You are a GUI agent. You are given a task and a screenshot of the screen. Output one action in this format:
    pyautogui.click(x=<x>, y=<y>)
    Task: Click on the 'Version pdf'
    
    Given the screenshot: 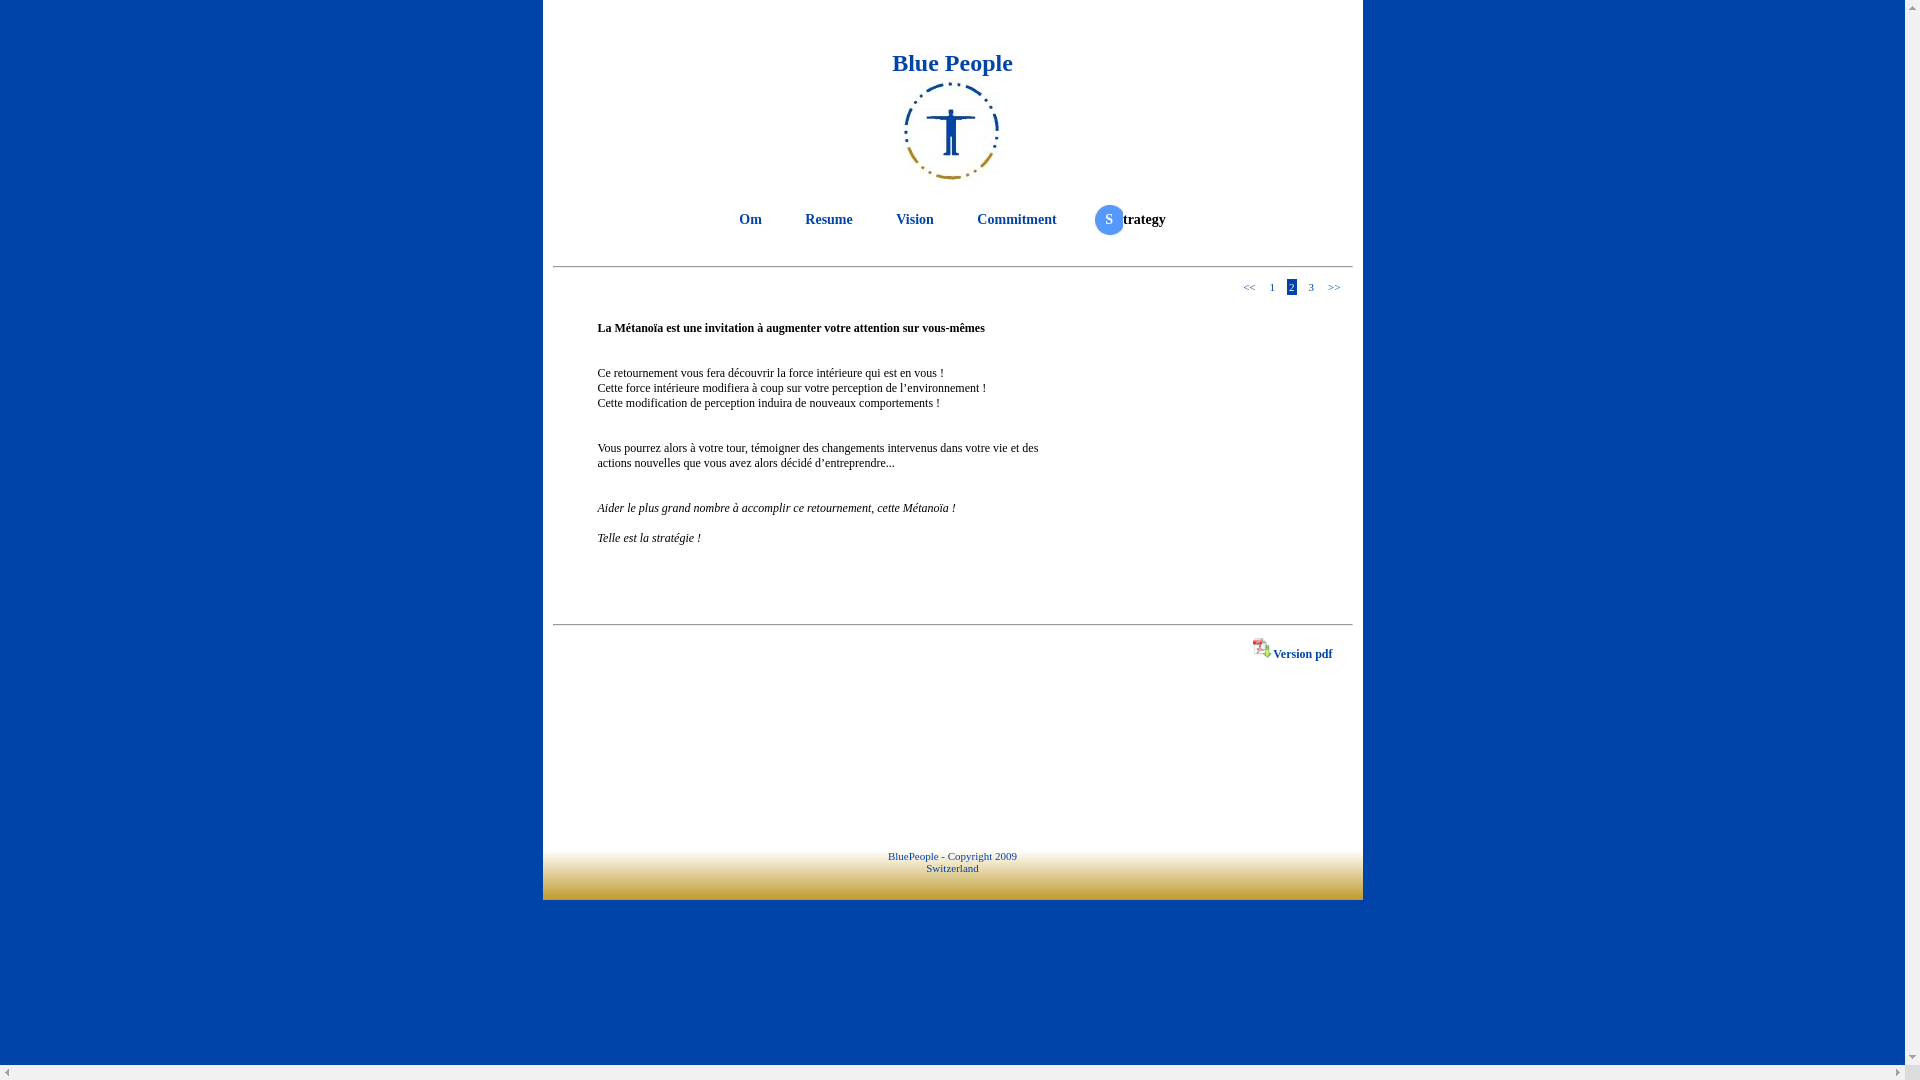 What is the action you would take?
    pyautogui.click(x=1292, y=654)
    